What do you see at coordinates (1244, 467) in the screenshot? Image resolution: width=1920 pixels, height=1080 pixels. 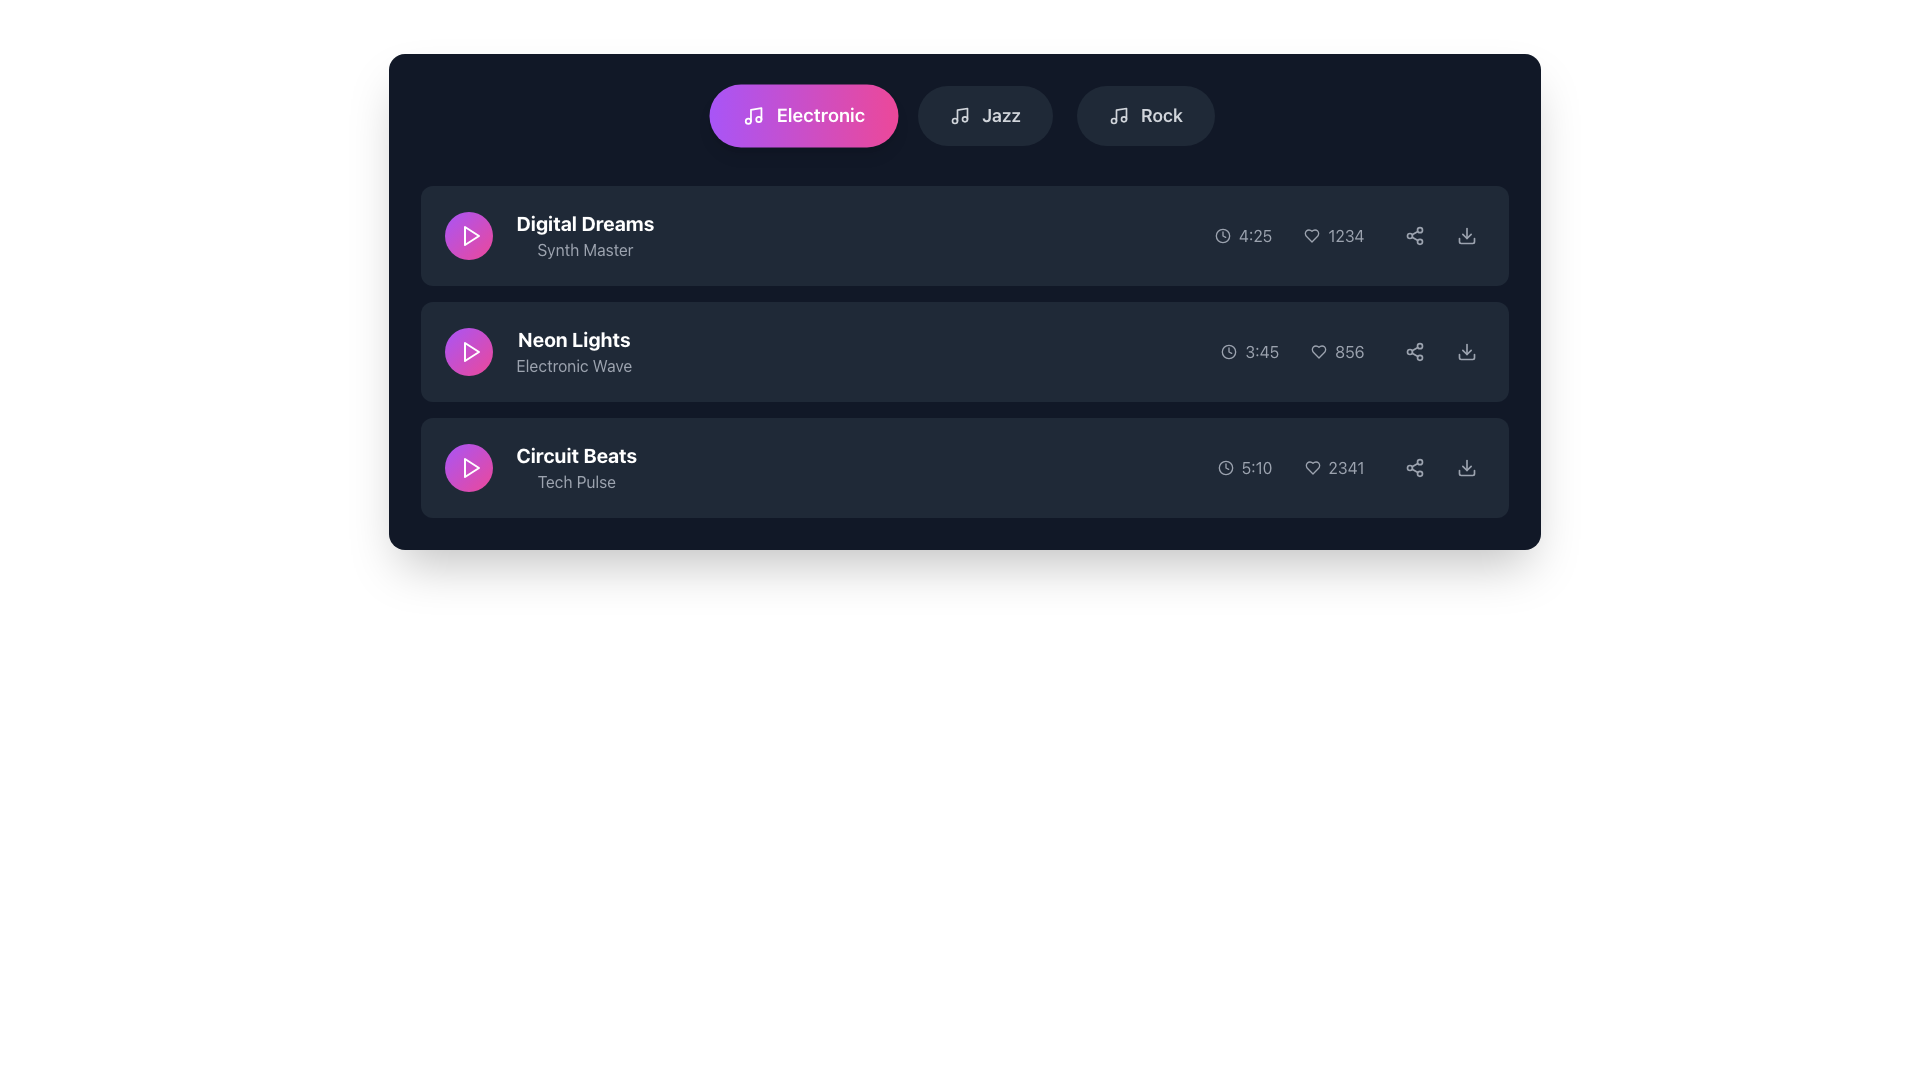 I see `the Text label with an icon that displays the duration of the media item, located in the third row on the right side of the row, adjacent to other icons and text elements` at bounding box center [1244, 467].